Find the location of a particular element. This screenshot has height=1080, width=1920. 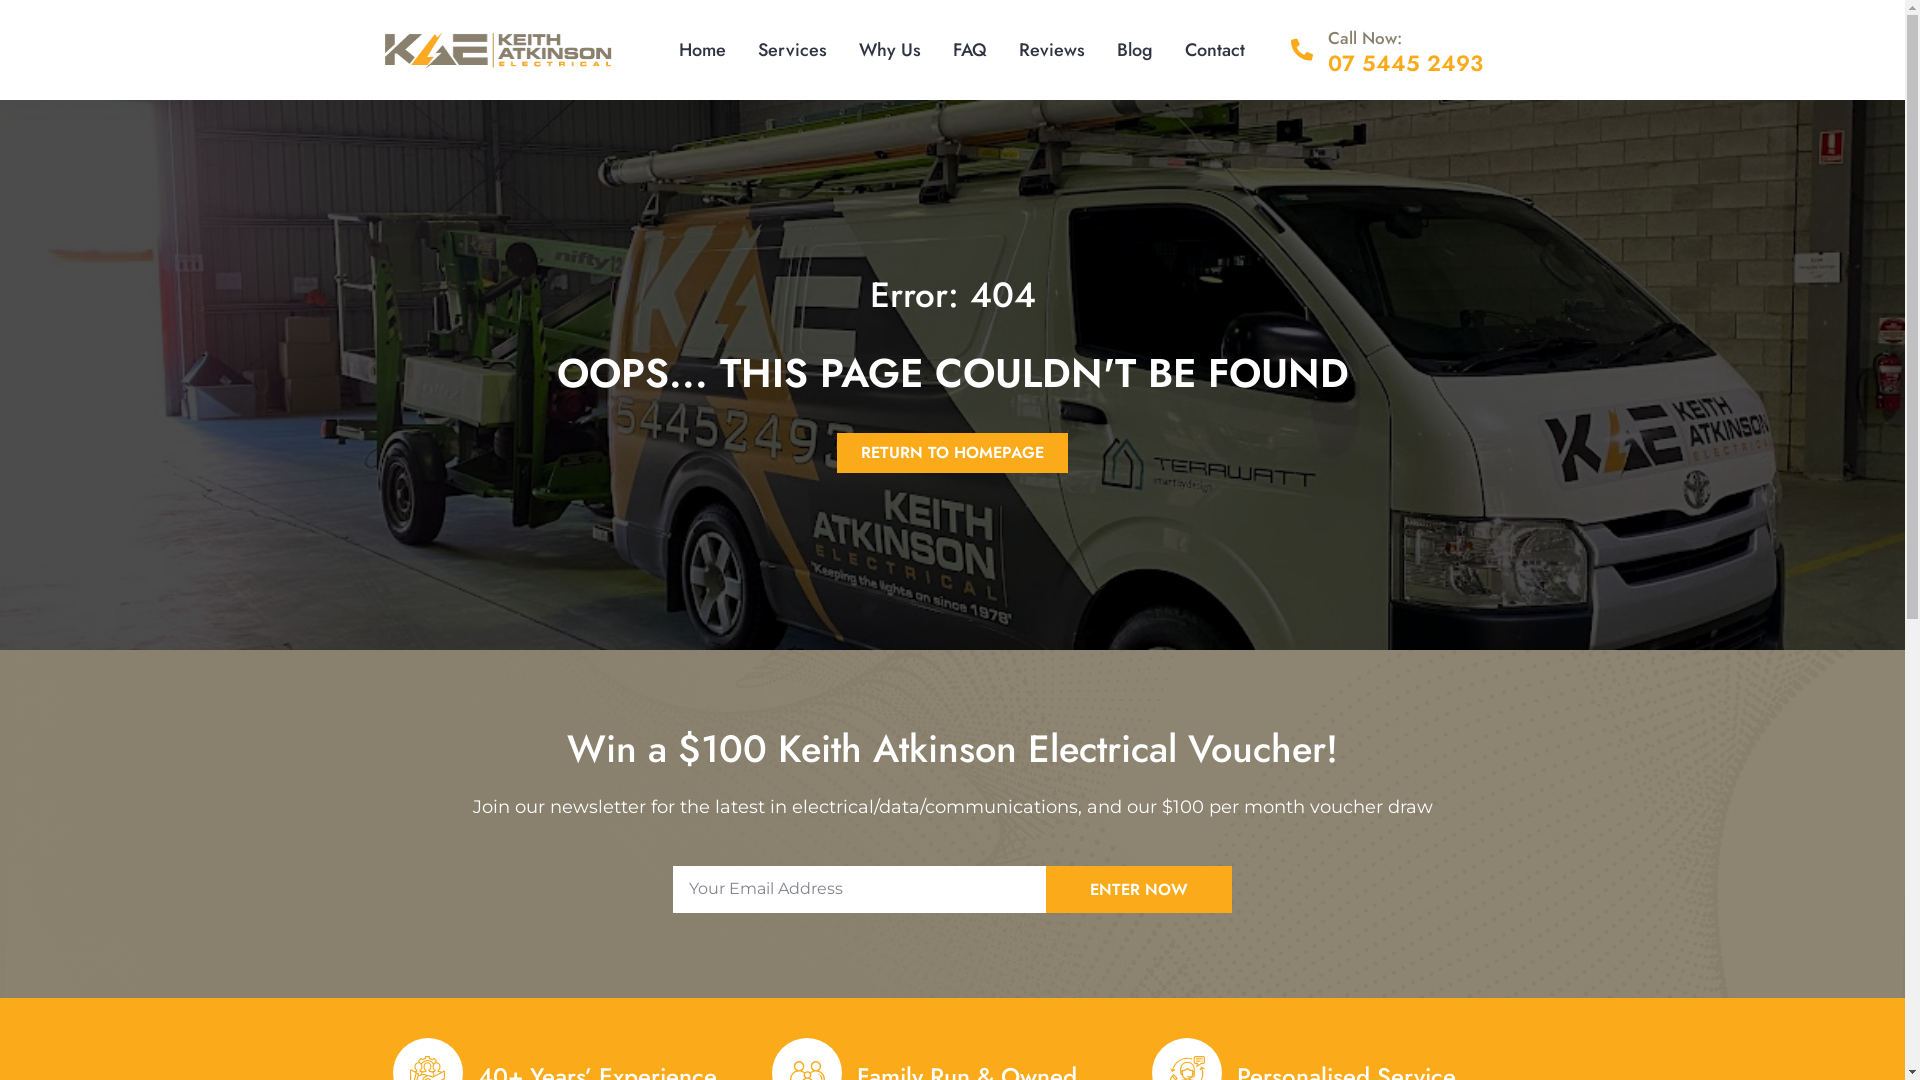

'Reviews' is located at coordinates (1050, 49).